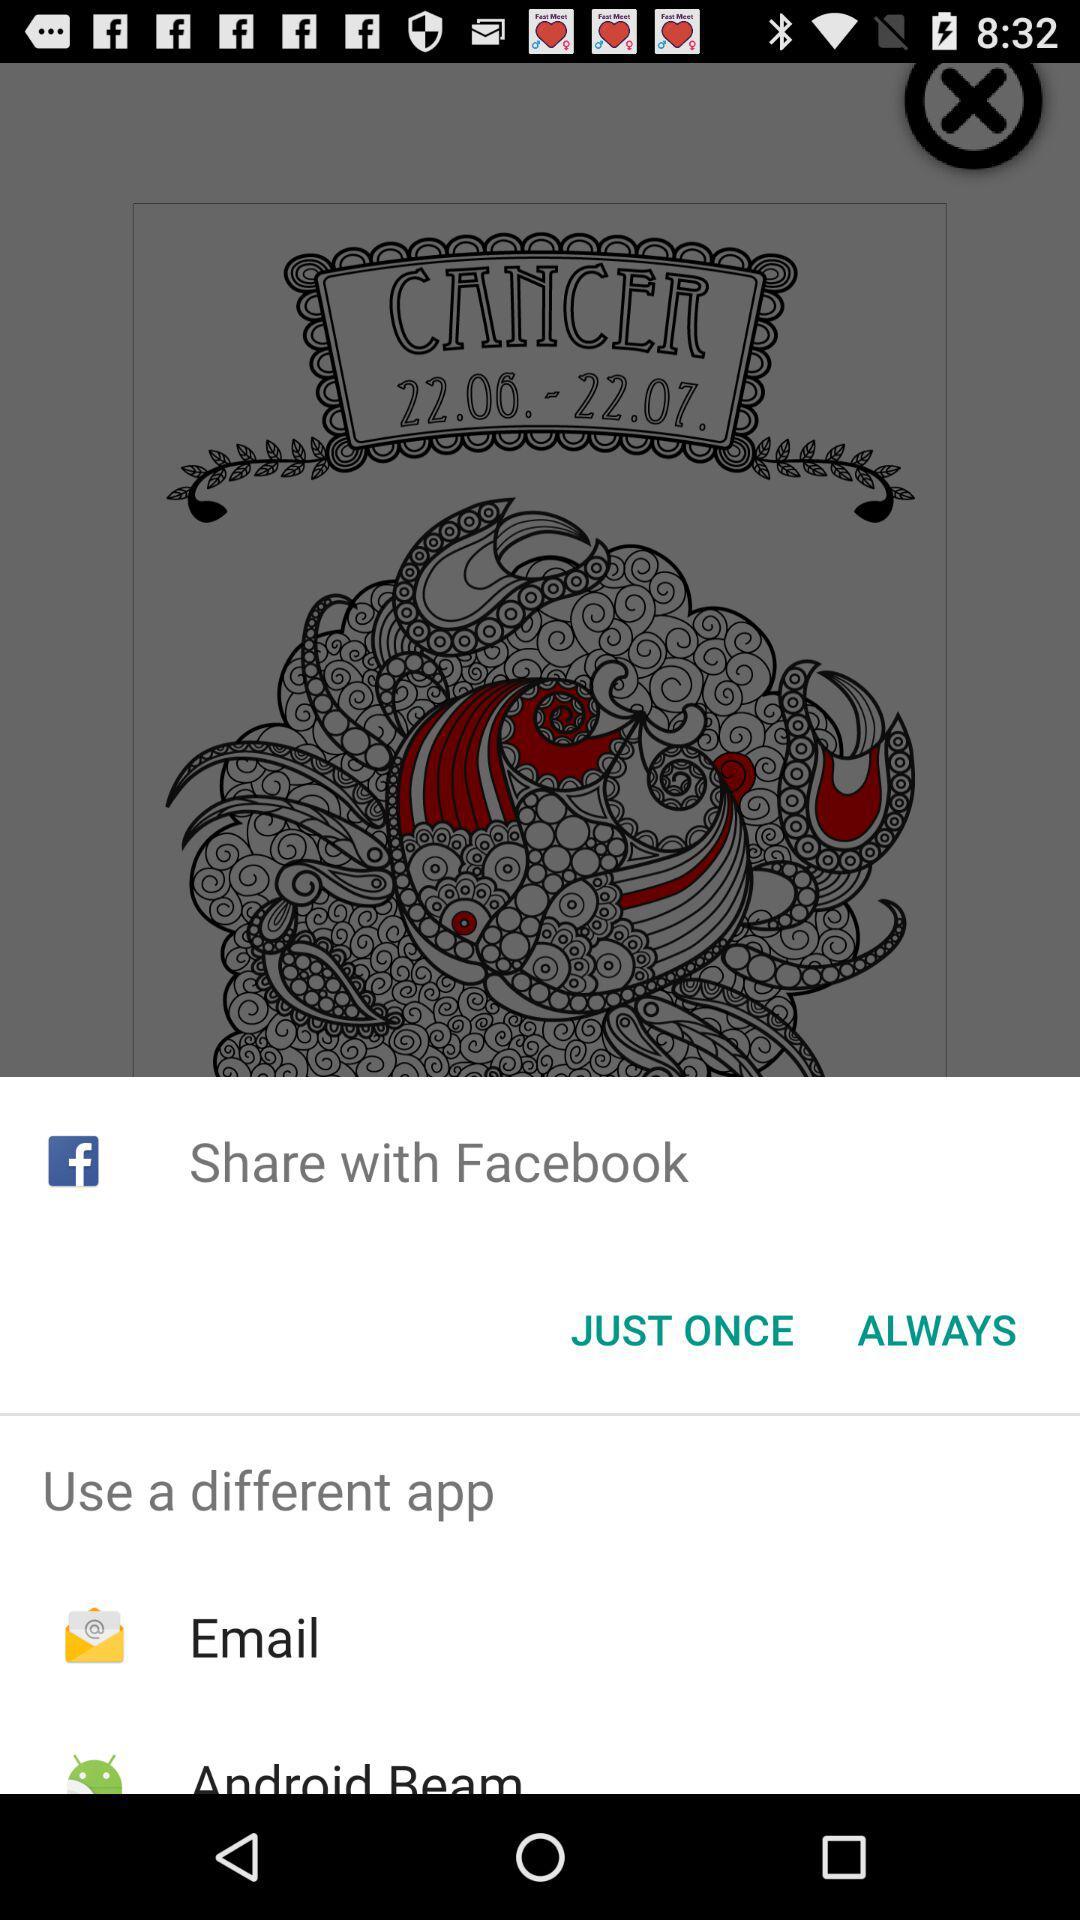 This screenshot has width=1080, height=1920. I want to click on the android beam app, so click(355, 1770).